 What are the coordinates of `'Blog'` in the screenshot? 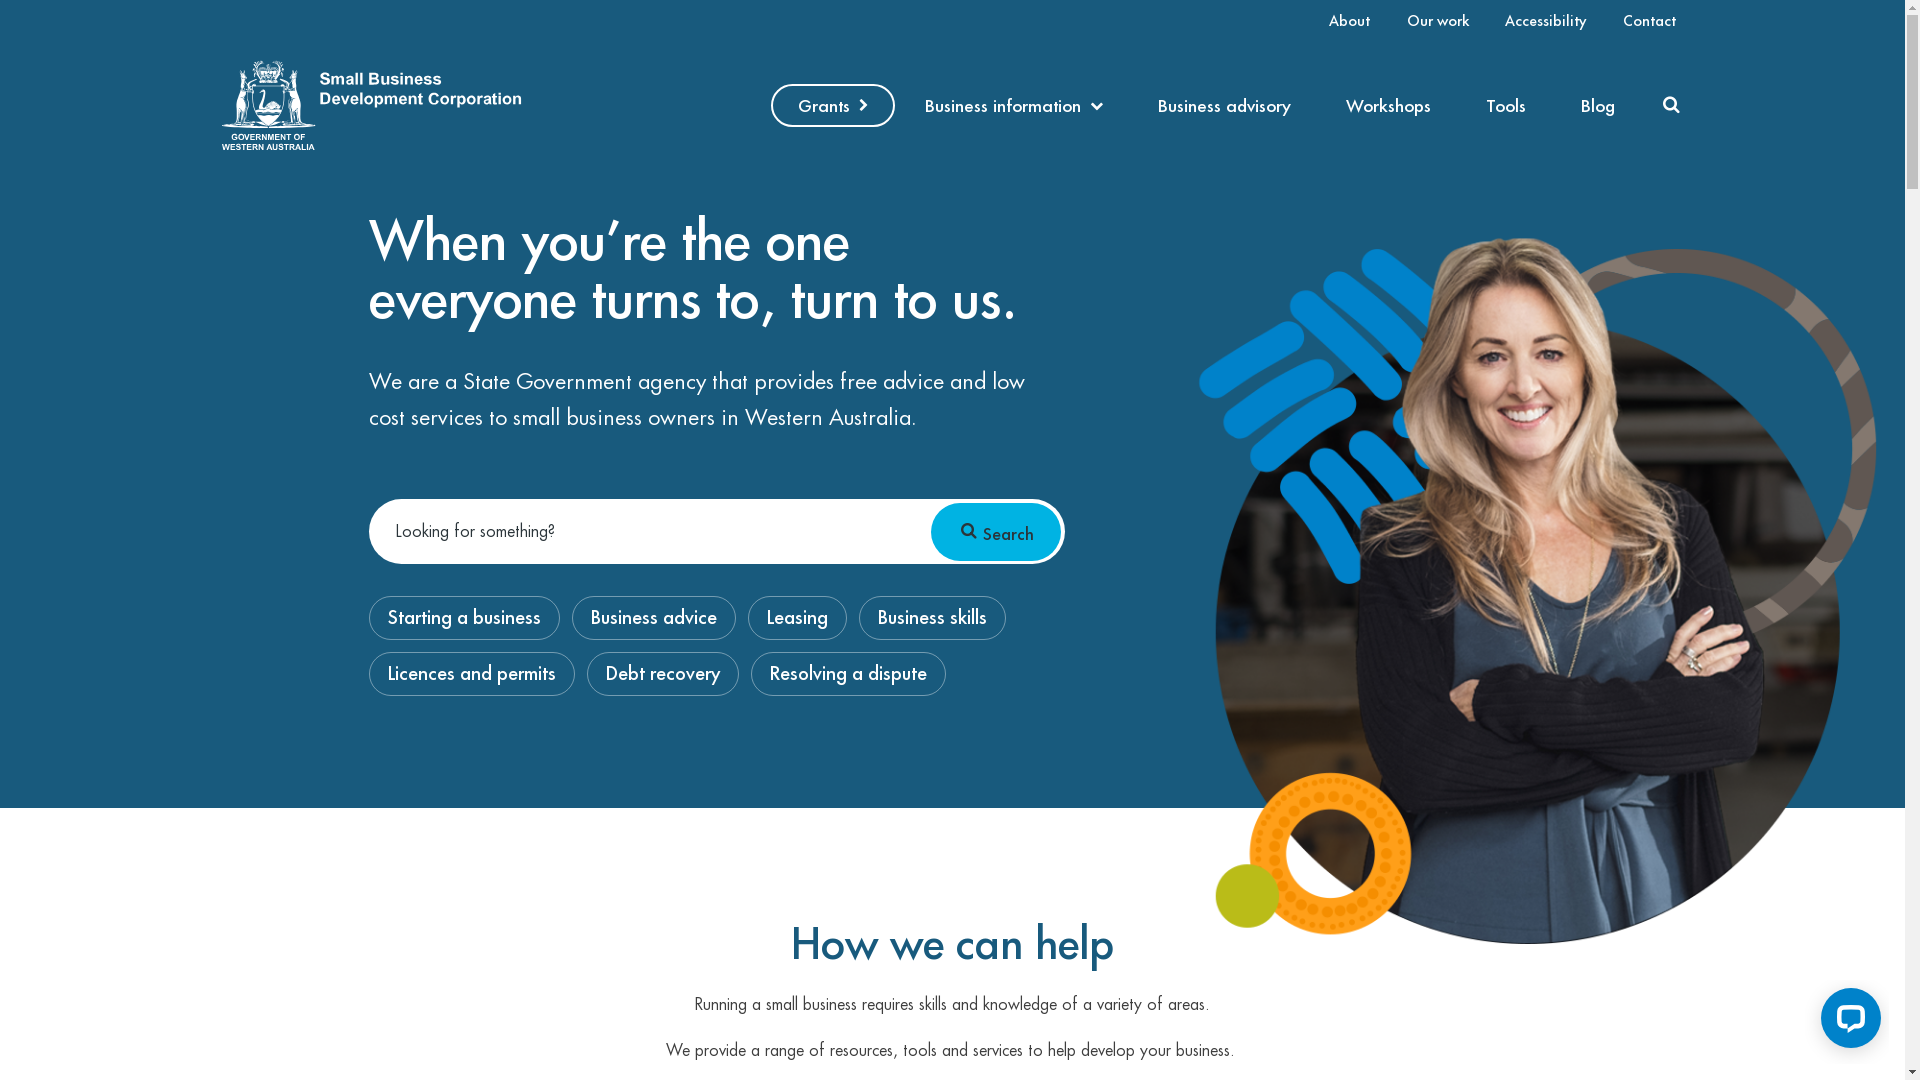 It's located at (1597, 105).